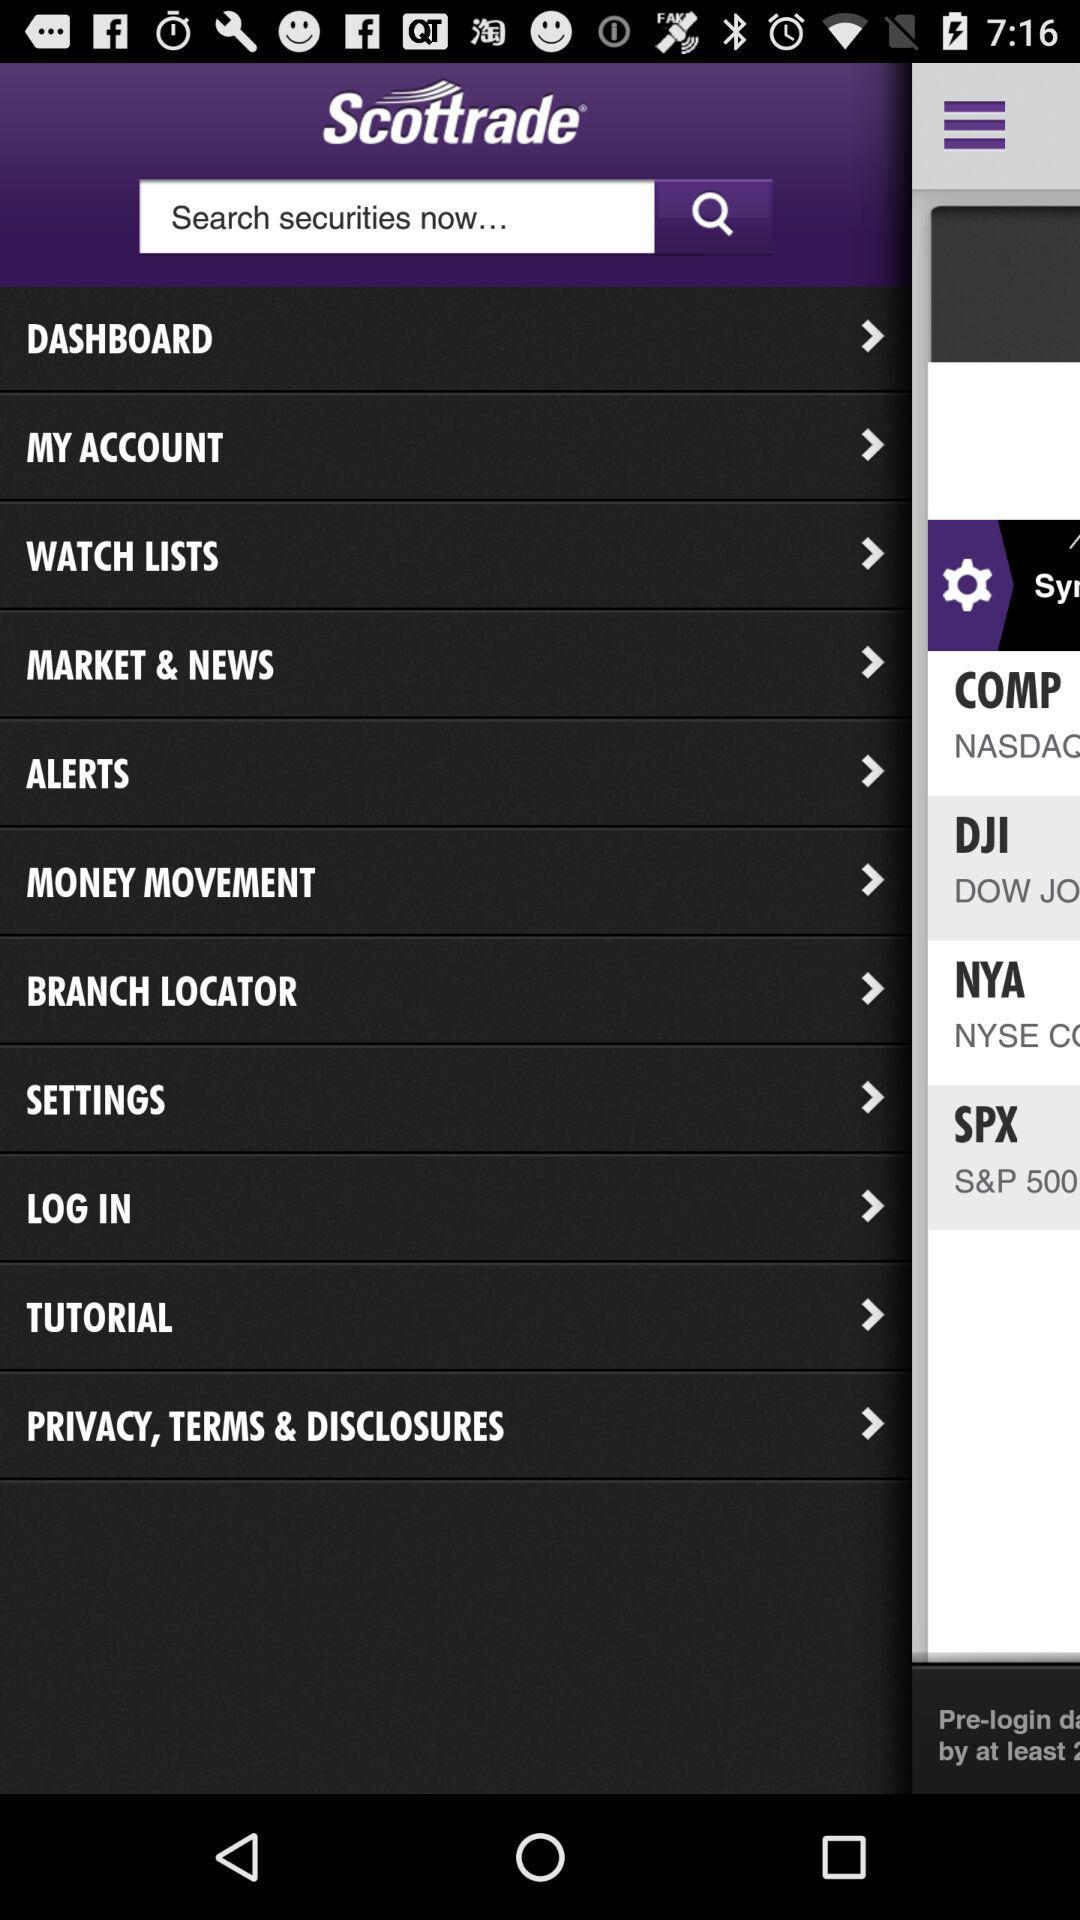 The height and width of the screenshot is (1920, 1080). Describe the element at coordinates (455, 217) in the screenshot. I see `search bar` at that location.